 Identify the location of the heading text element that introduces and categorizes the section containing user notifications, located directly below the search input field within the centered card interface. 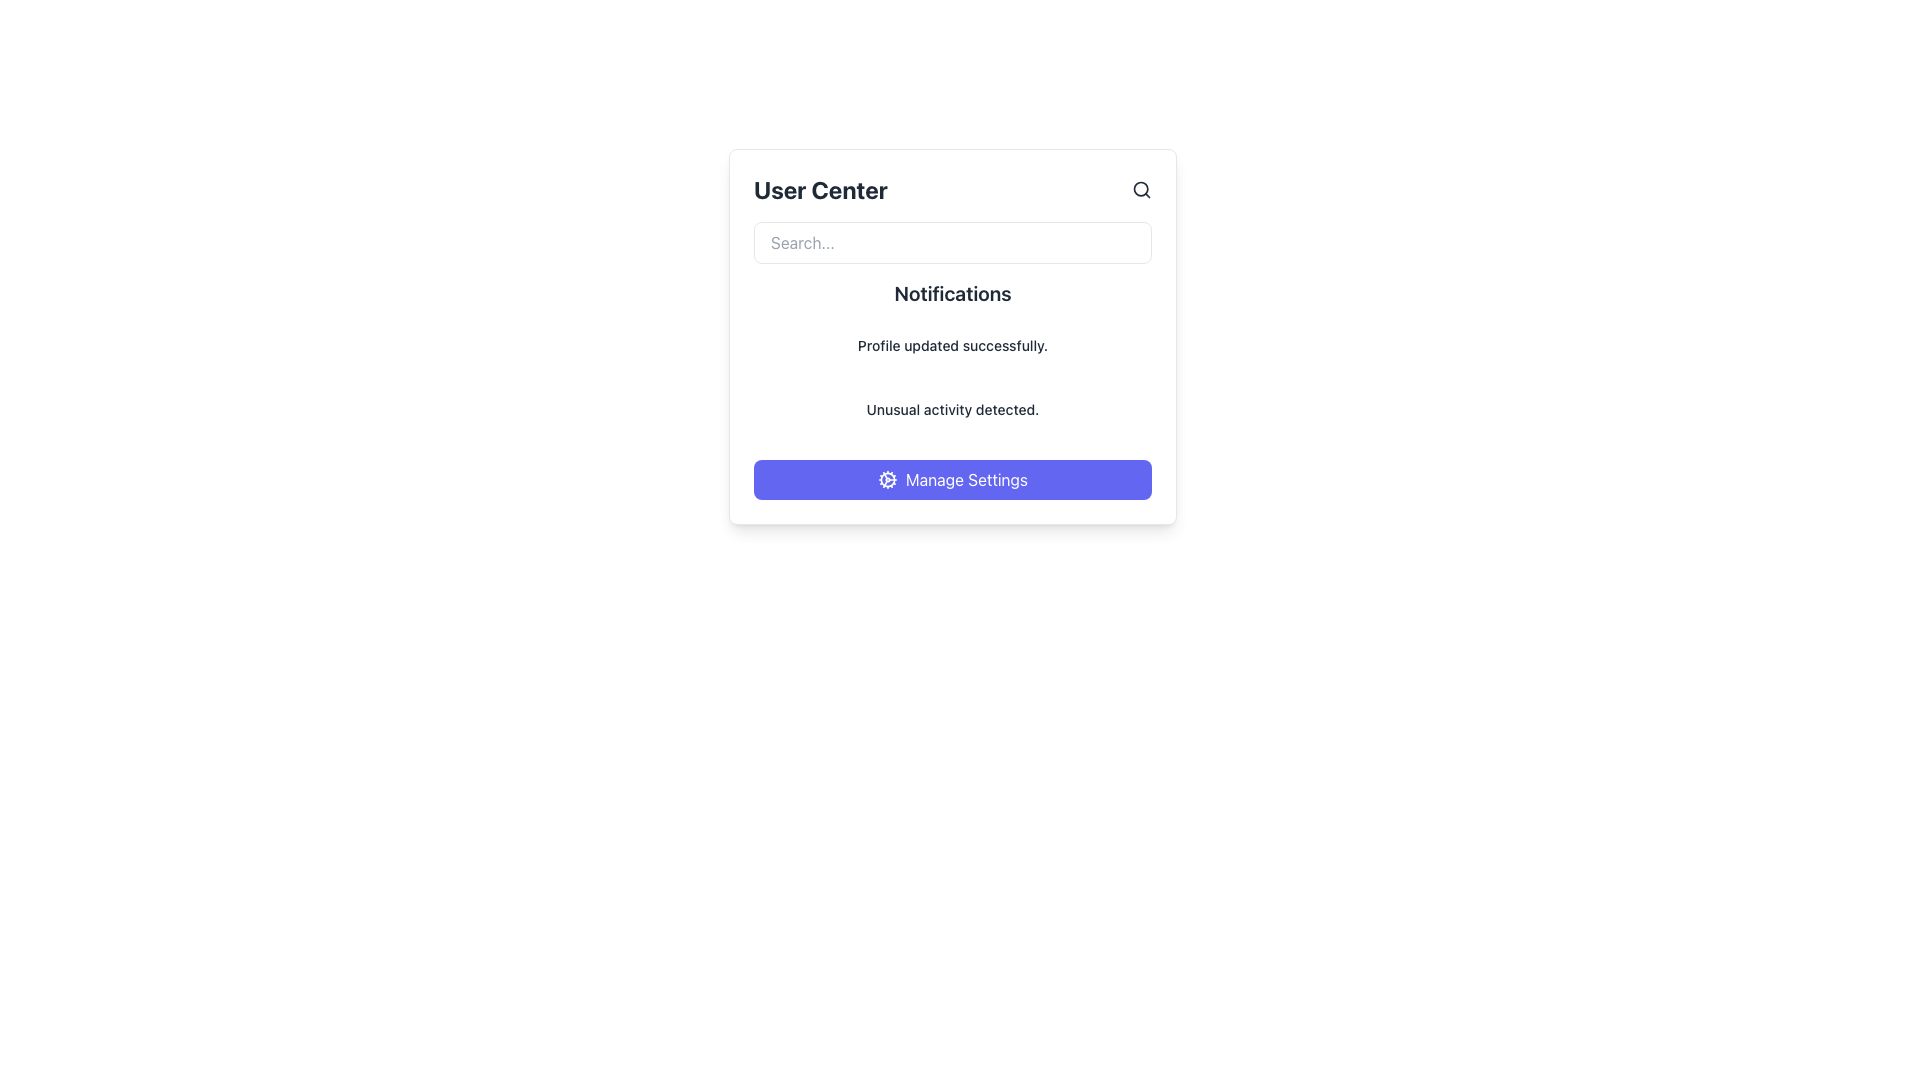
(952, 293).